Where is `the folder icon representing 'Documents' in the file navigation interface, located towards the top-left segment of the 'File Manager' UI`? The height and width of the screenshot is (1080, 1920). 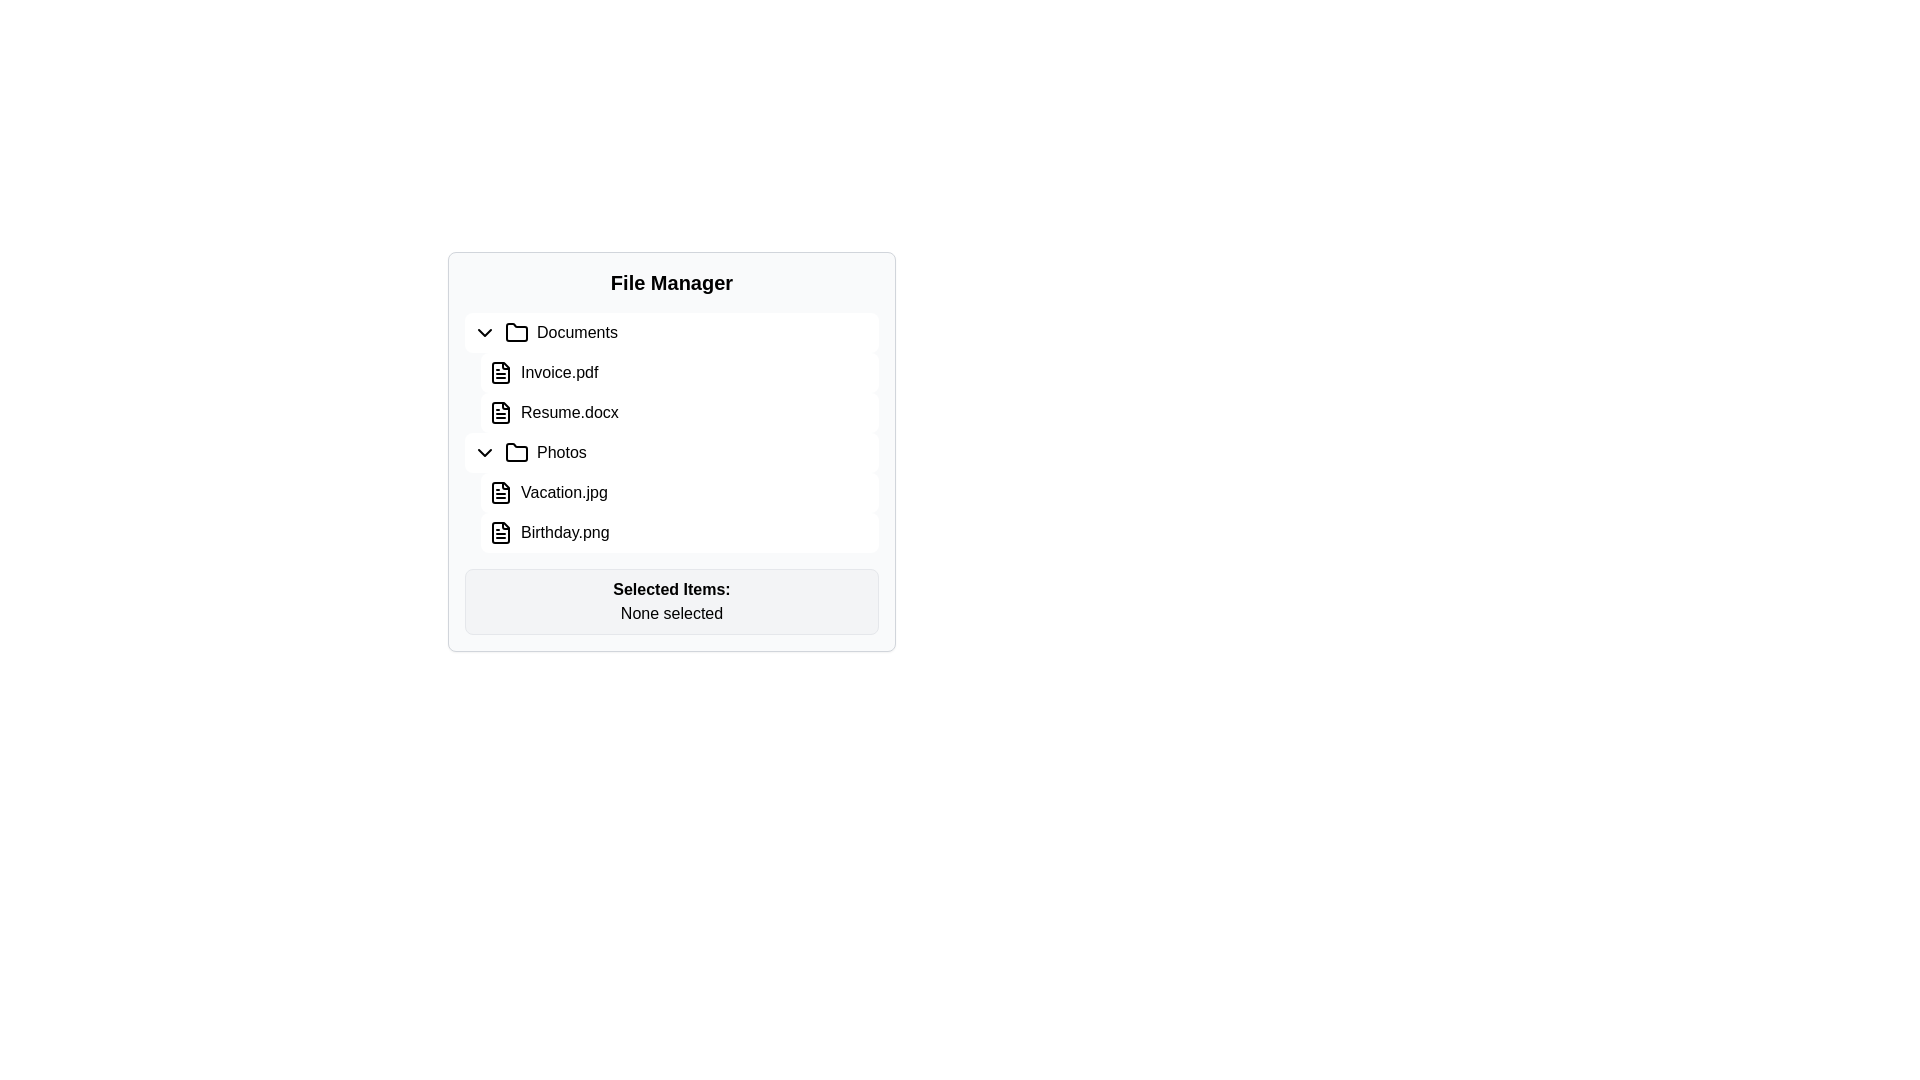
the folder icon representing 'Documents' in the file navigation interface, located towards the top-left segment of the 'File Manager' UI is located at coordinates (517, 330).